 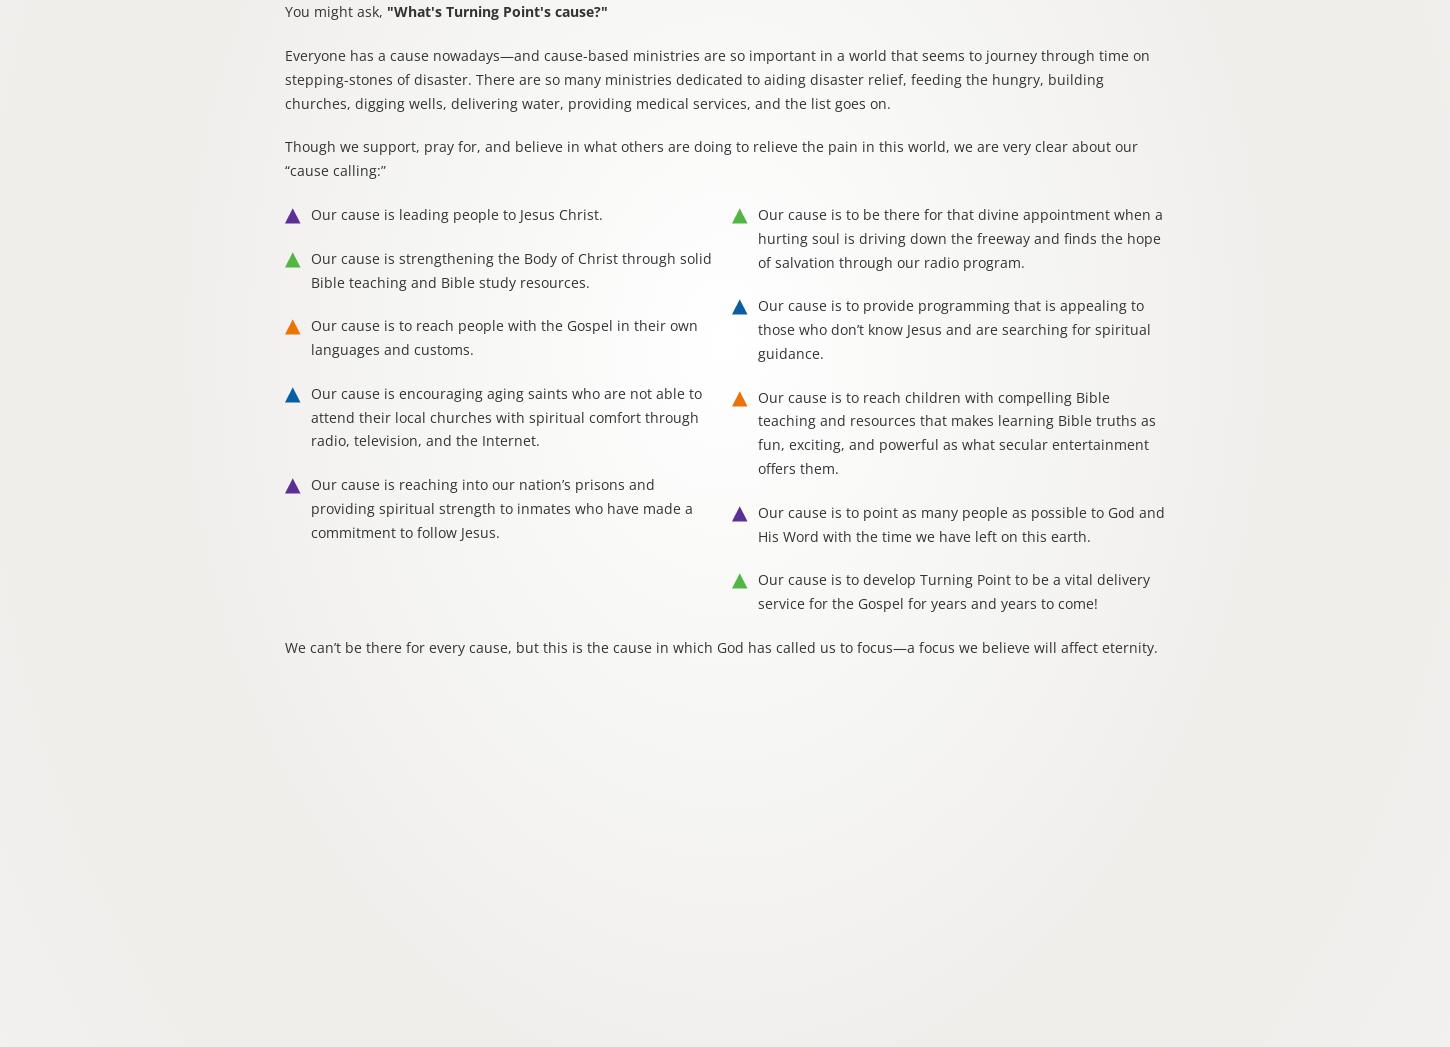 What do you see at coordinates (311, 337) in the screenshot?
I see `'Our cause is to reach people with the Gospel in their own languages and customs.'` at bounding box center [311, 337].